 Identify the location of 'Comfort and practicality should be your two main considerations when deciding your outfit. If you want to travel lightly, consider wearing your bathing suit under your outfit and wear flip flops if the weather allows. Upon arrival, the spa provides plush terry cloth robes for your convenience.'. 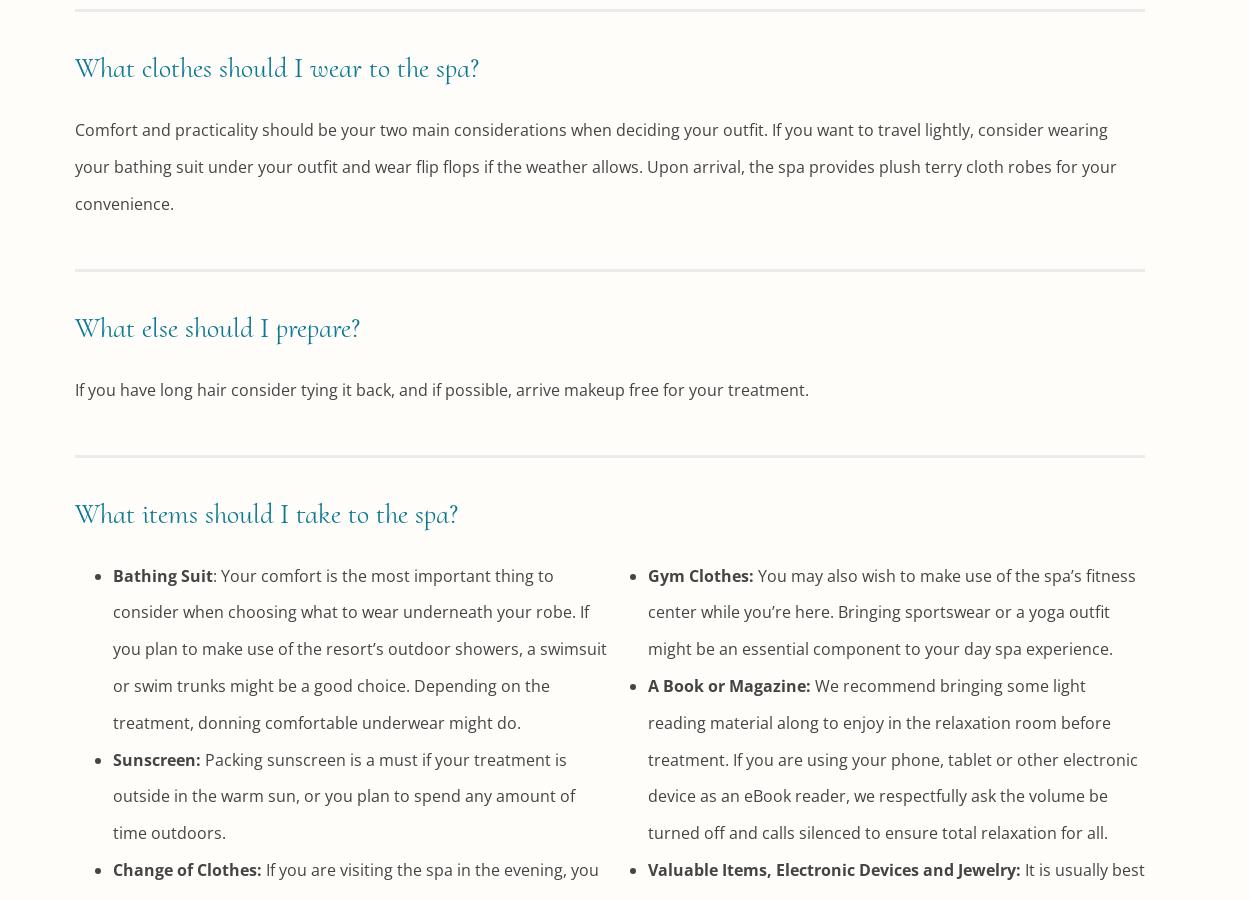
(74, 166).